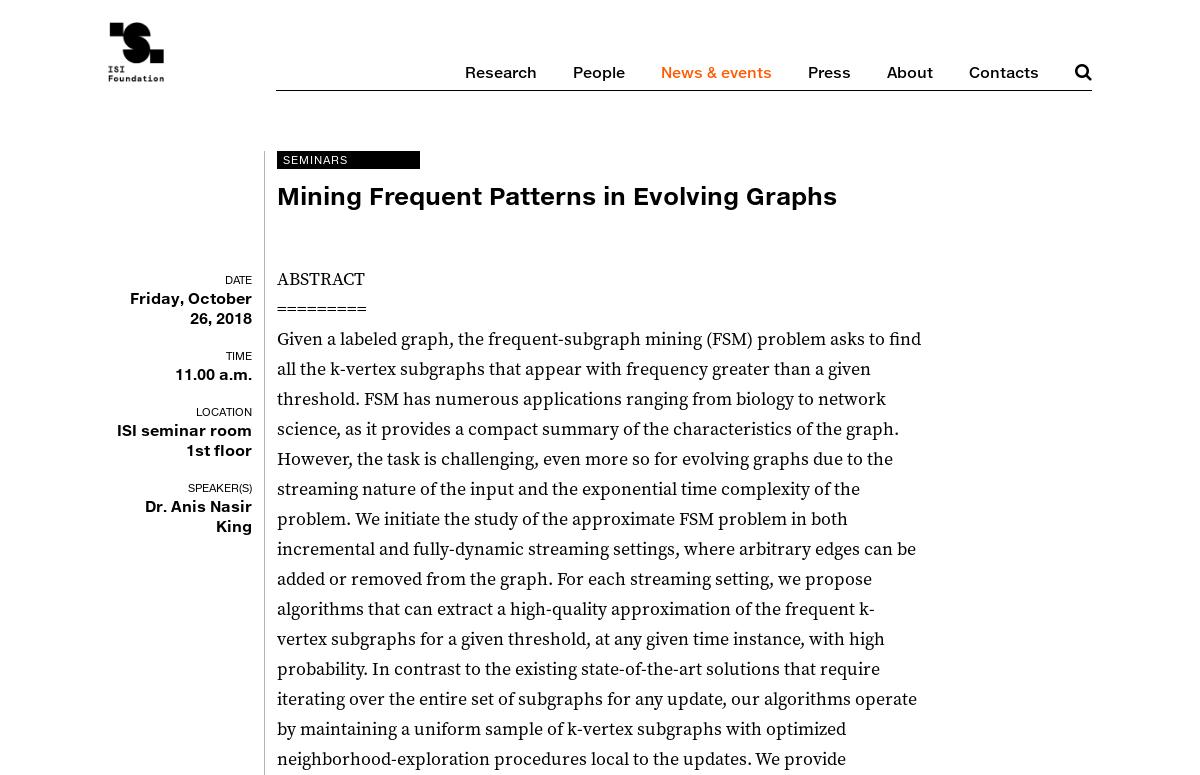  Describe the element at coordinates (212, 374) in the screenshot. I see `'11.00 a.m.'` at that location.